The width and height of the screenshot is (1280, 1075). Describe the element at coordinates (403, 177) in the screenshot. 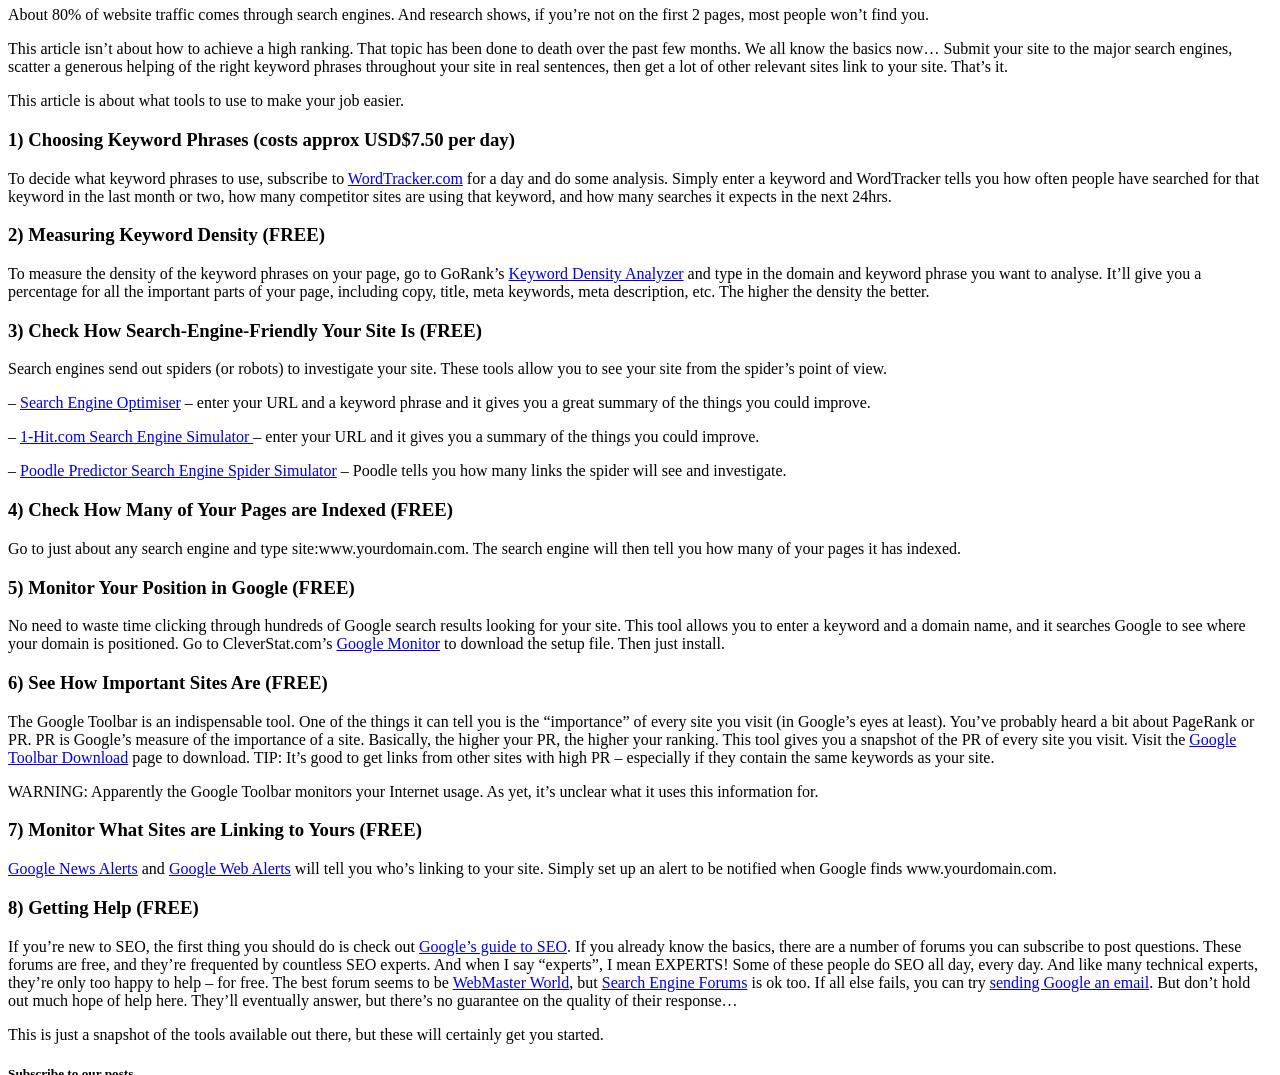

I see `'WordTracker.com'` at that location.